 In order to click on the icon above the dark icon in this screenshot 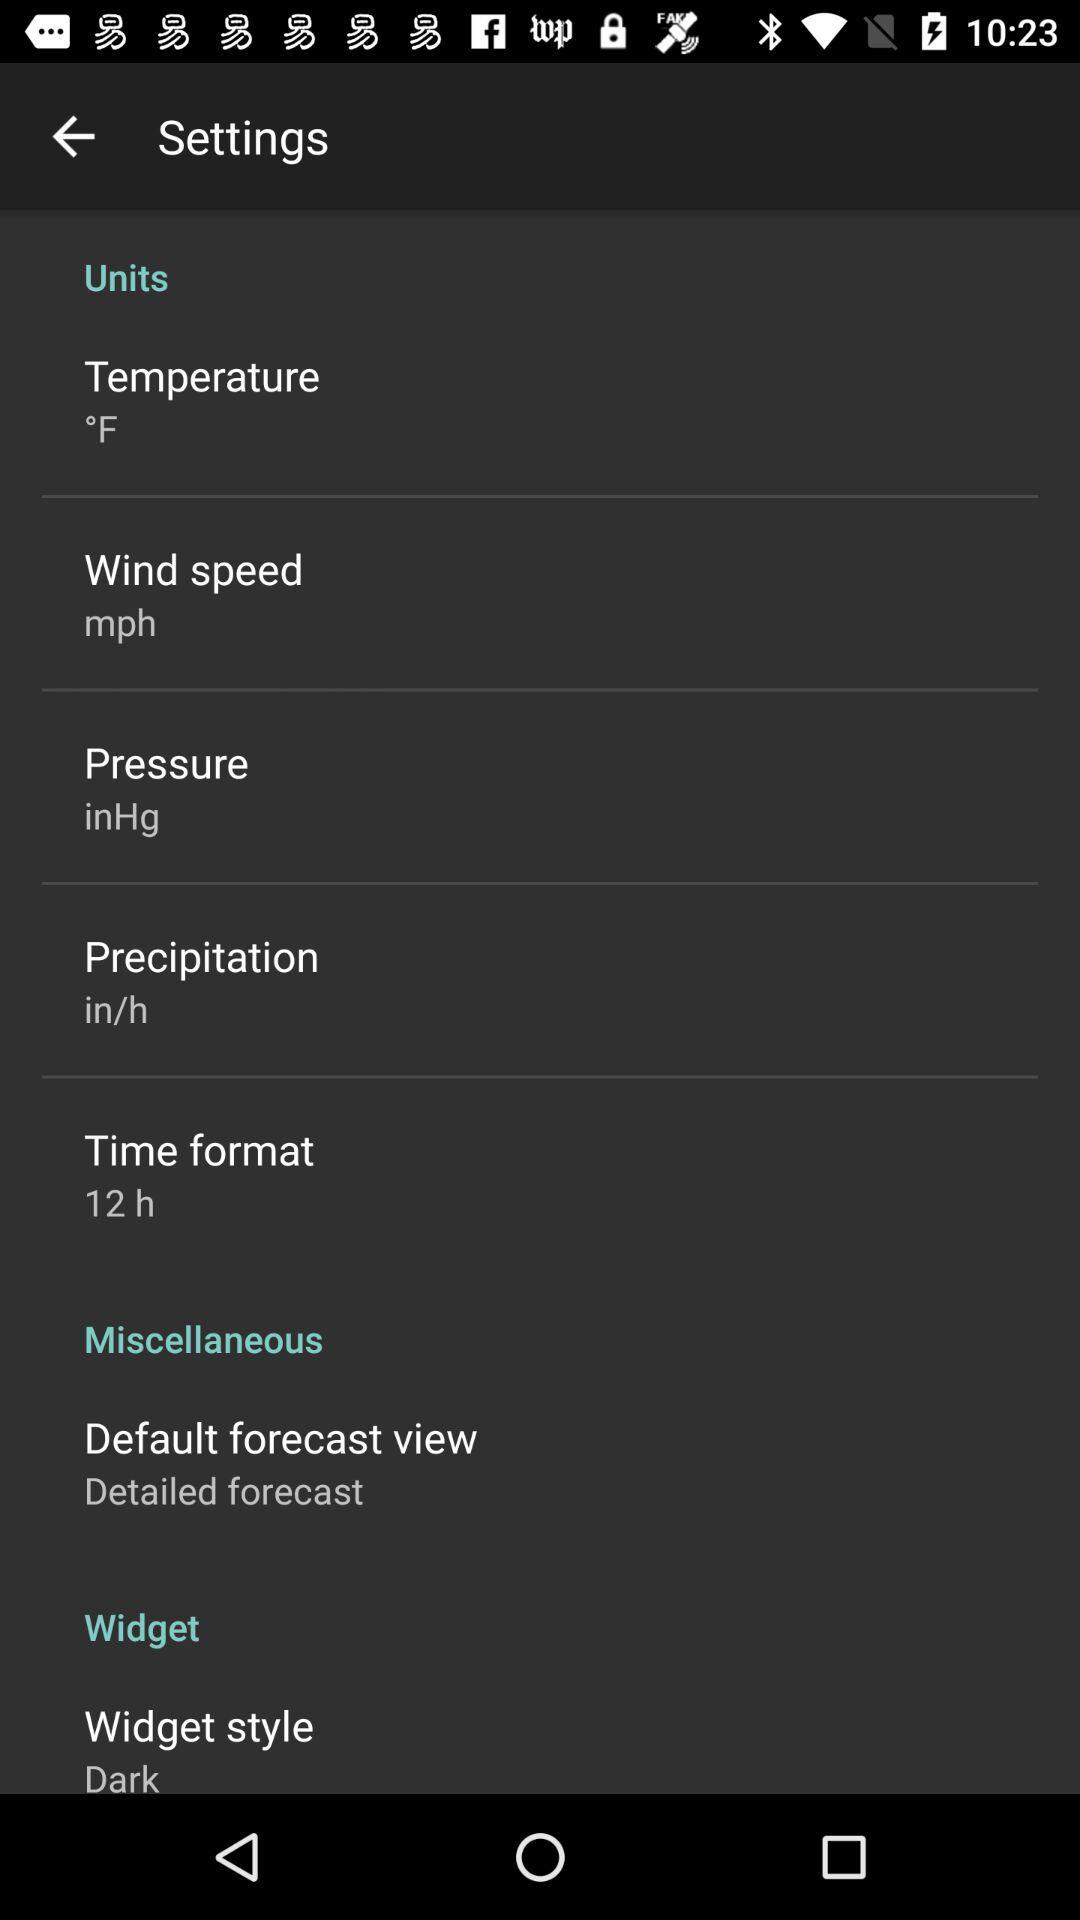, I will do `click(199, 1723)`.